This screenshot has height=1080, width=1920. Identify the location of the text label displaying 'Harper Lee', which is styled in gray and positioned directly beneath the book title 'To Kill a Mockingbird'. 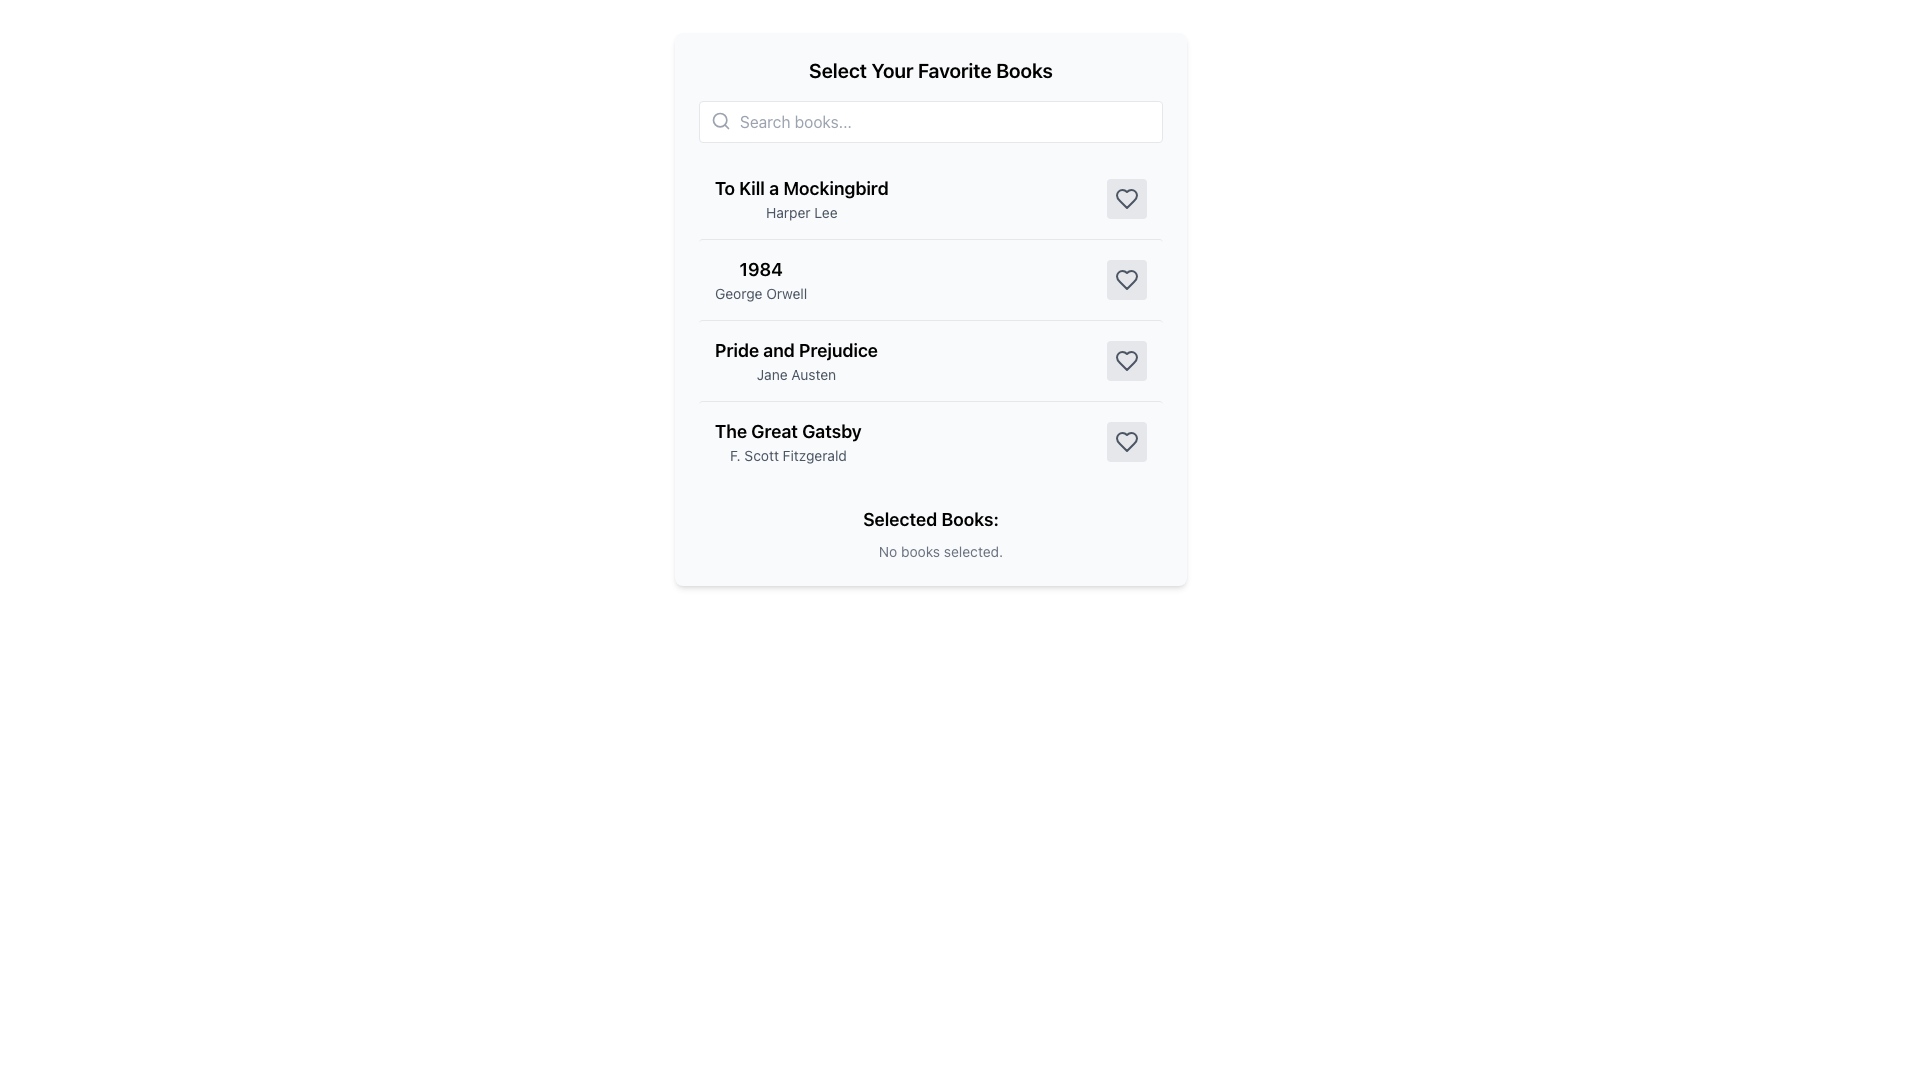
(801, 212).